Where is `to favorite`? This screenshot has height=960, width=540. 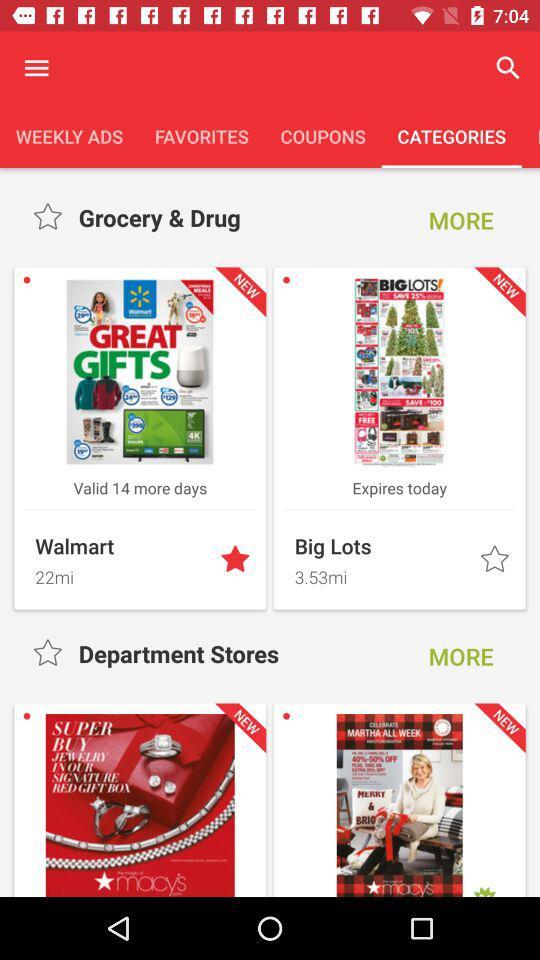
to favorite is located at coordinates (49, 652).